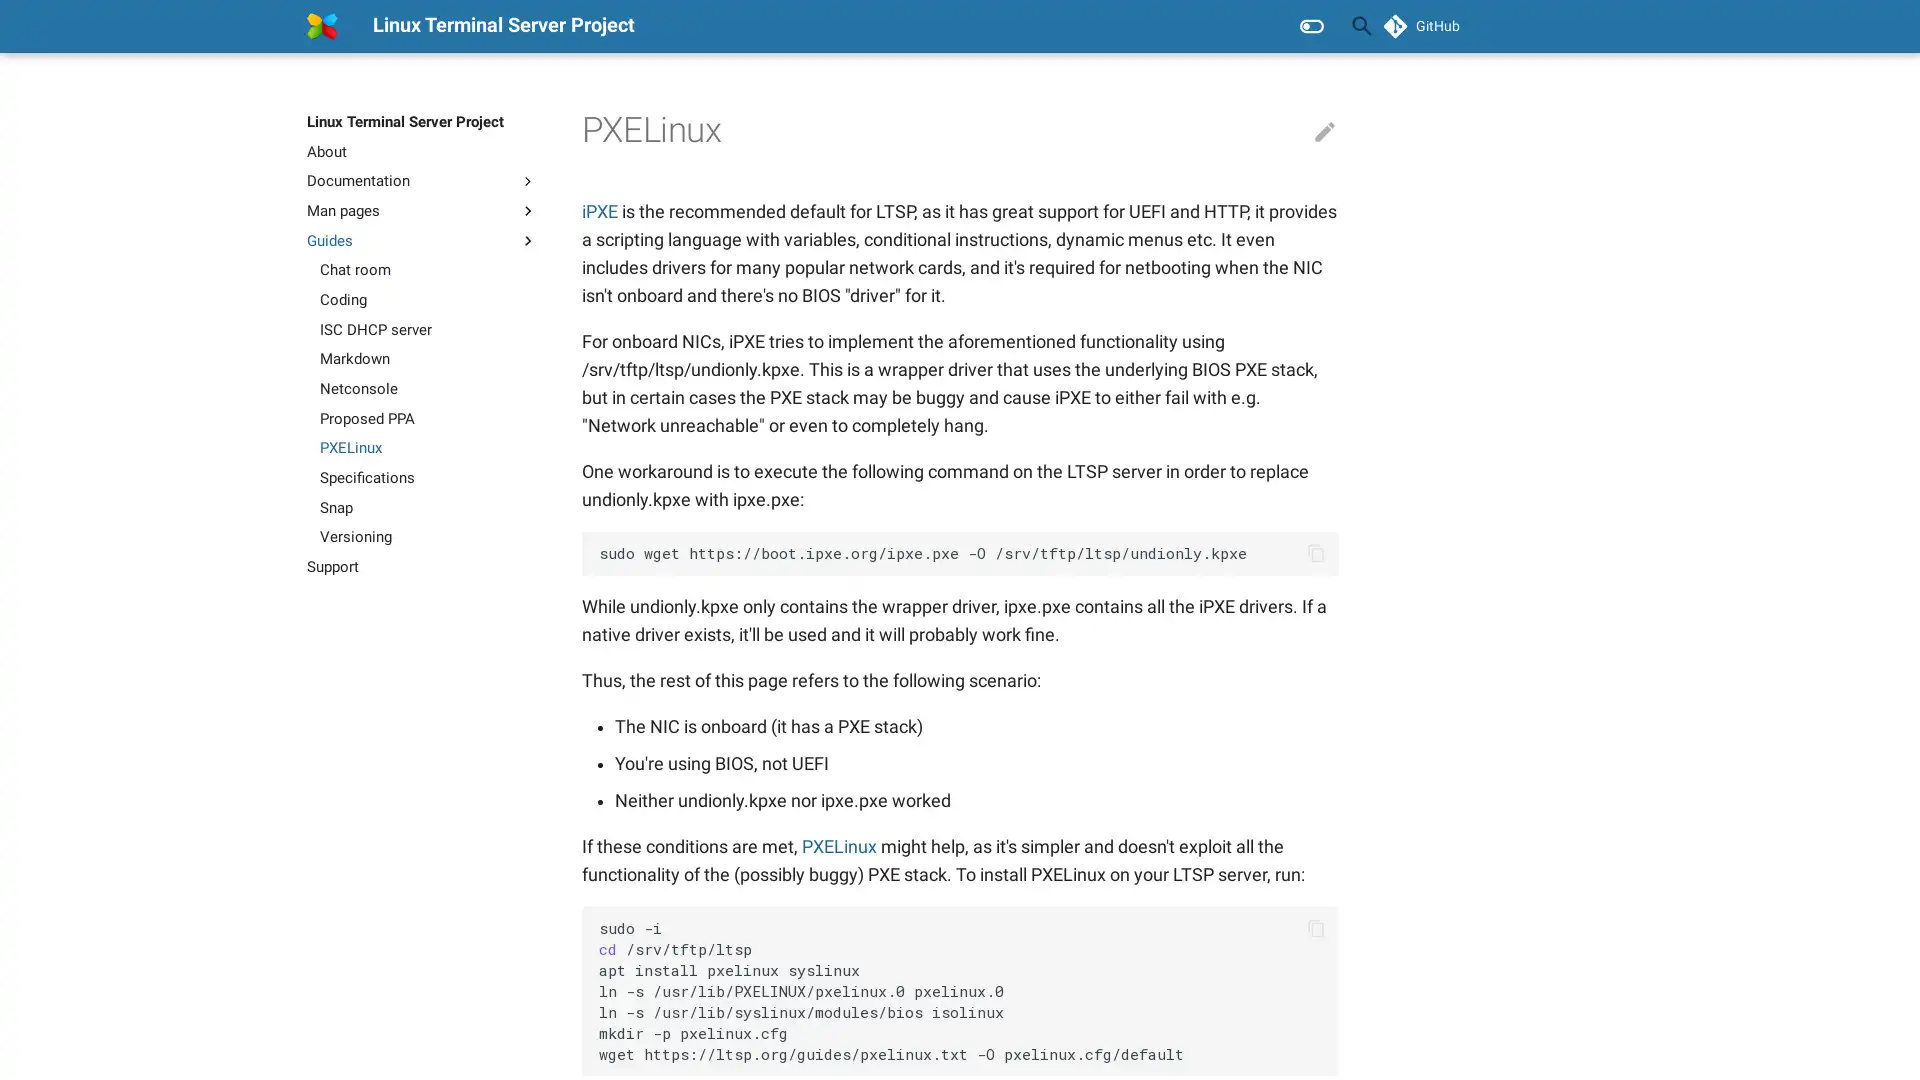 This screenshot has height=1080, width=1920. What do you see at coordinates (1315, 552) in the screenshot?
I see `Copy to clipboard` at bounding box center [1315, 552].